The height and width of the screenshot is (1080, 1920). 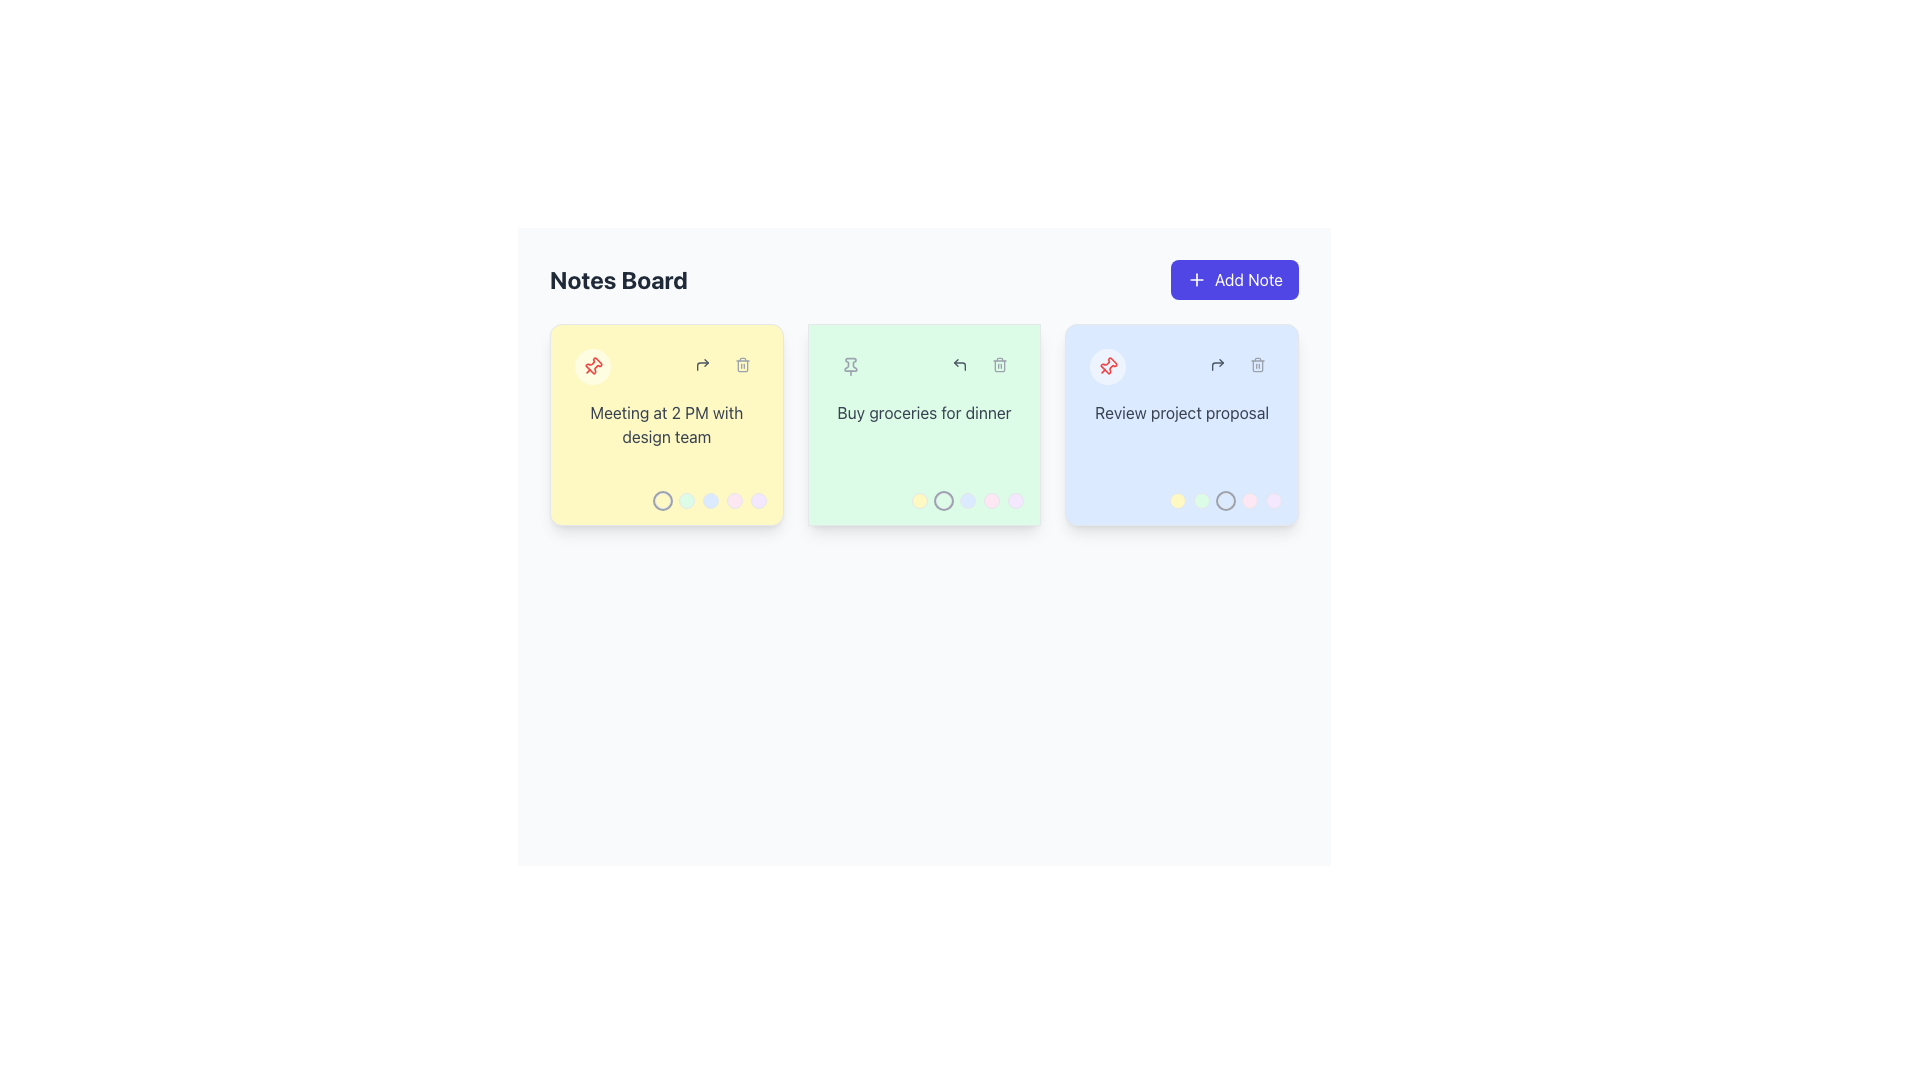 What do you see at coordinates (710, 500) in the screenshot?
I see `the small, circular blue marker` at bounding box center [710, 500].